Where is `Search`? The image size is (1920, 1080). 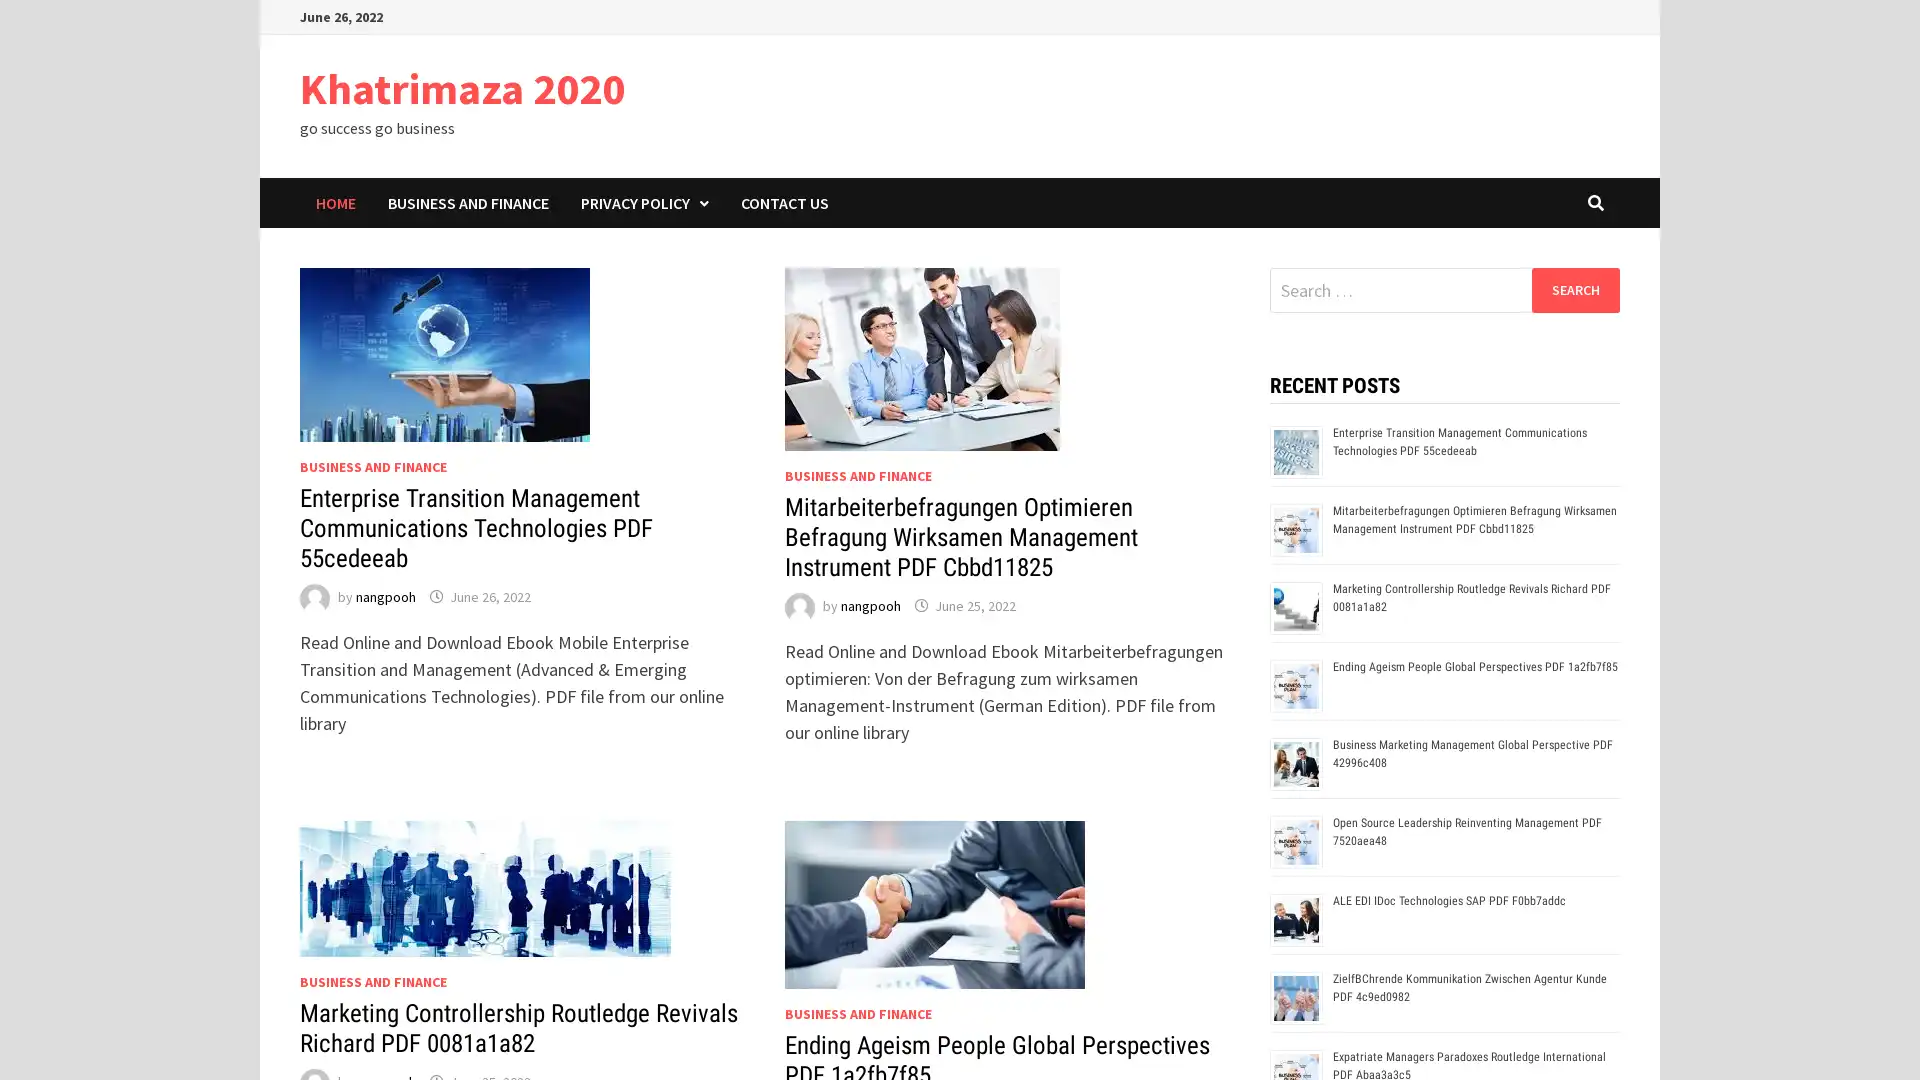
Search is located at coordinates (1574, 289).